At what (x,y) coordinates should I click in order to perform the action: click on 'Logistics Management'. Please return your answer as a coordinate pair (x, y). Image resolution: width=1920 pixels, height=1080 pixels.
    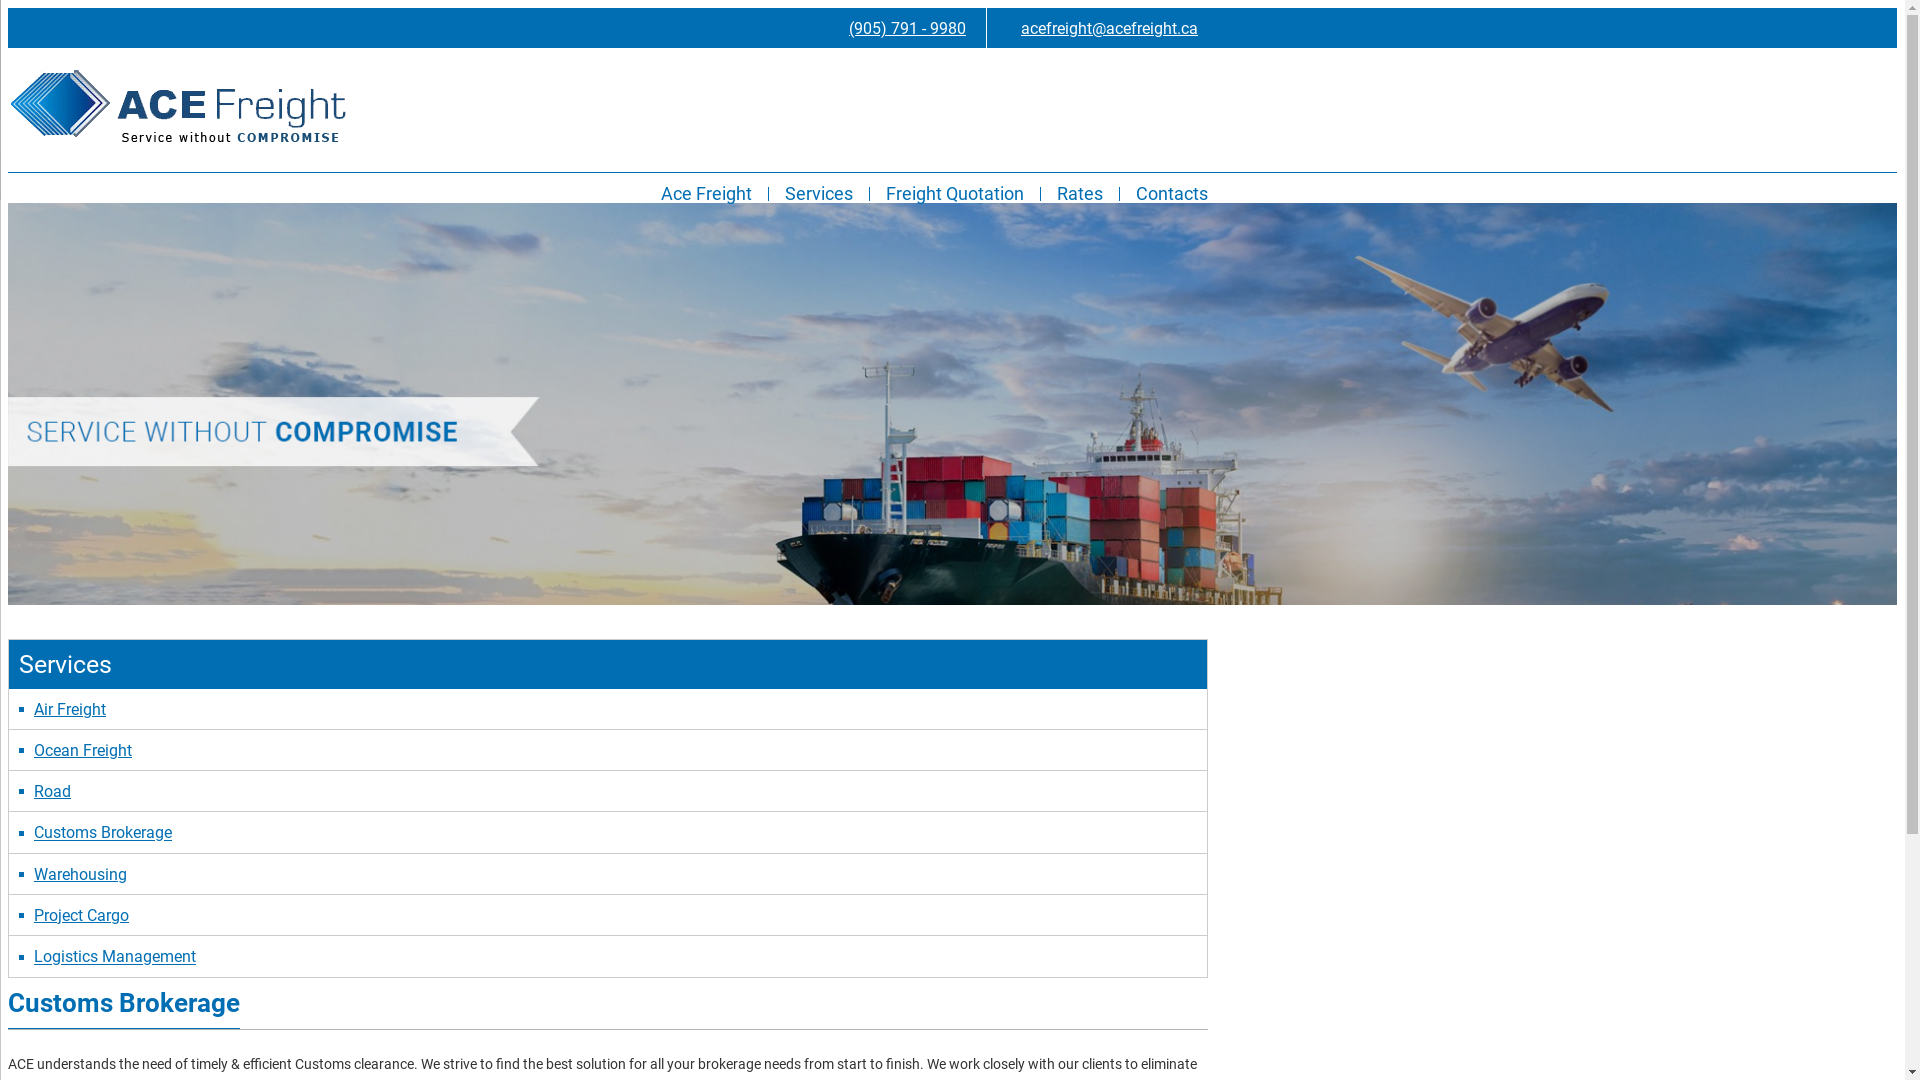
    Looking at the image, I should click on (114, 956).